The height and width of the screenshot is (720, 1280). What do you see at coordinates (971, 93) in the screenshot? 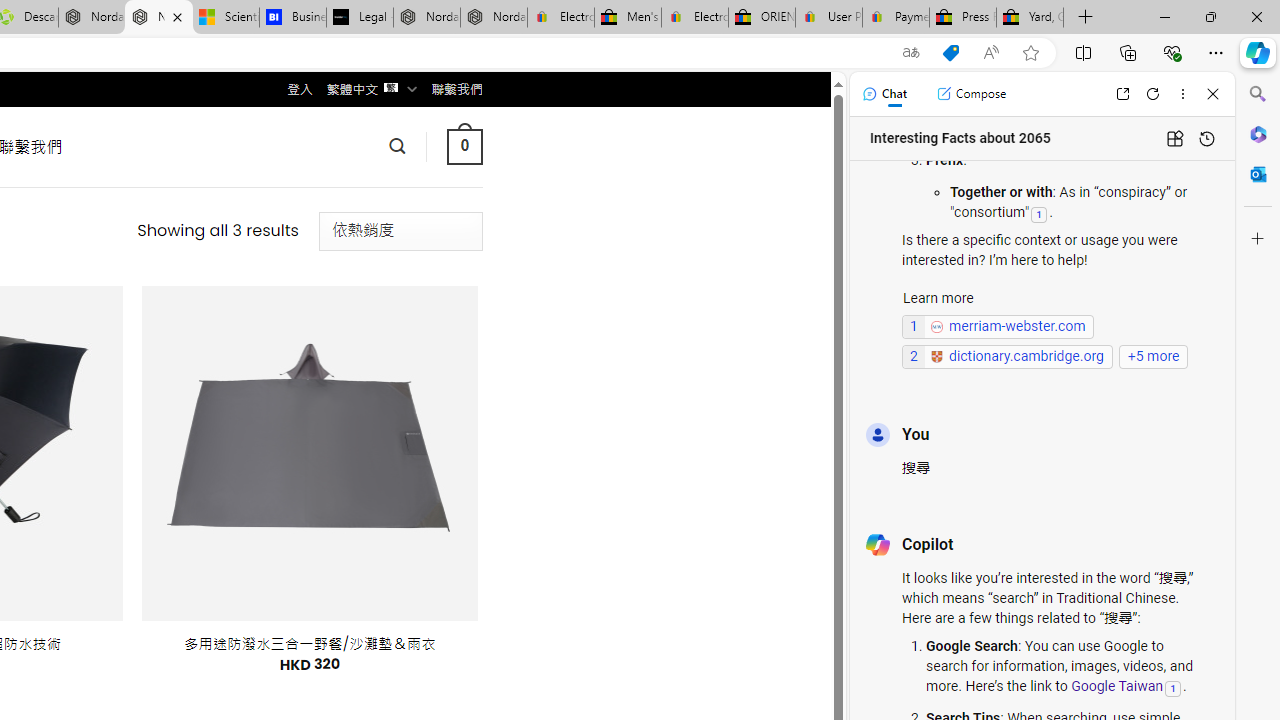
I see `'Compose'` at bounding box center [971, 93].